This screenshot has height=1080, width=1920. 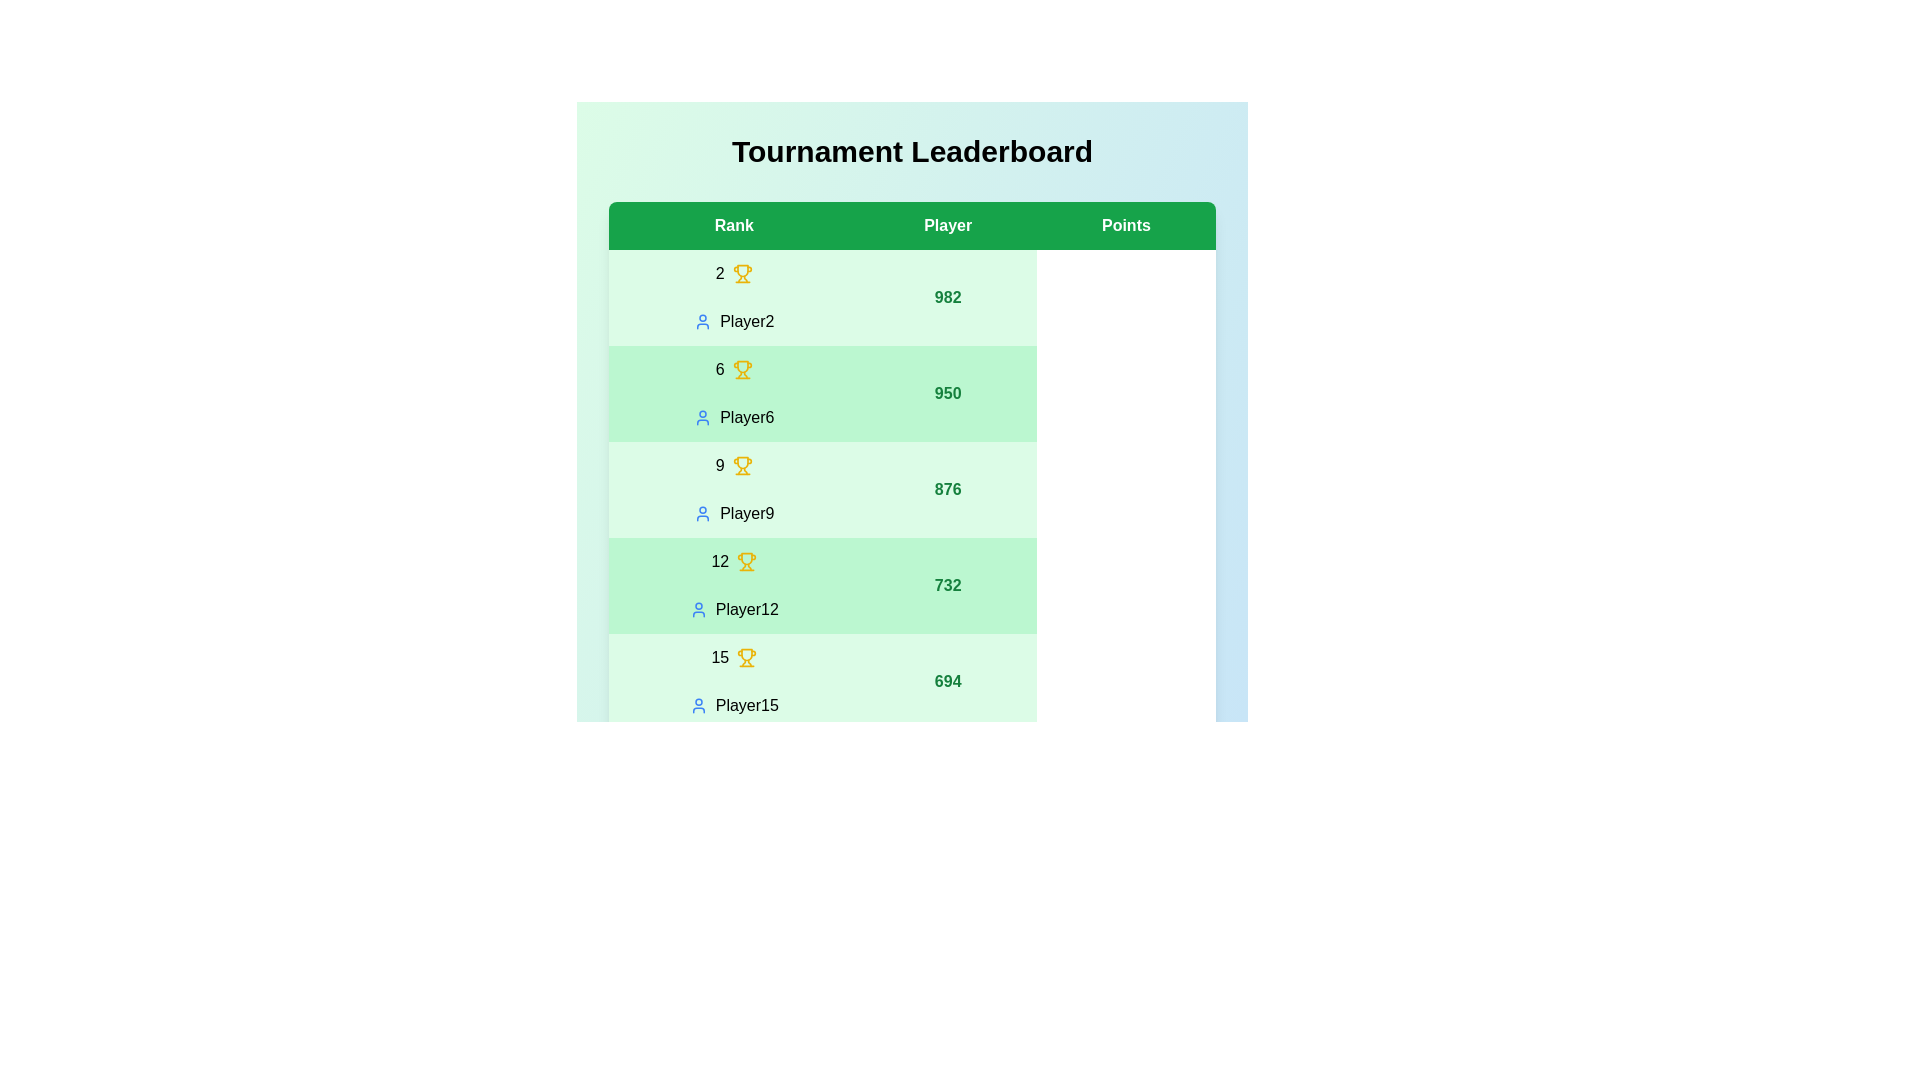 I want to click on the column header Rank to sort the leaderboard by that column, so click(x=733, y=225).